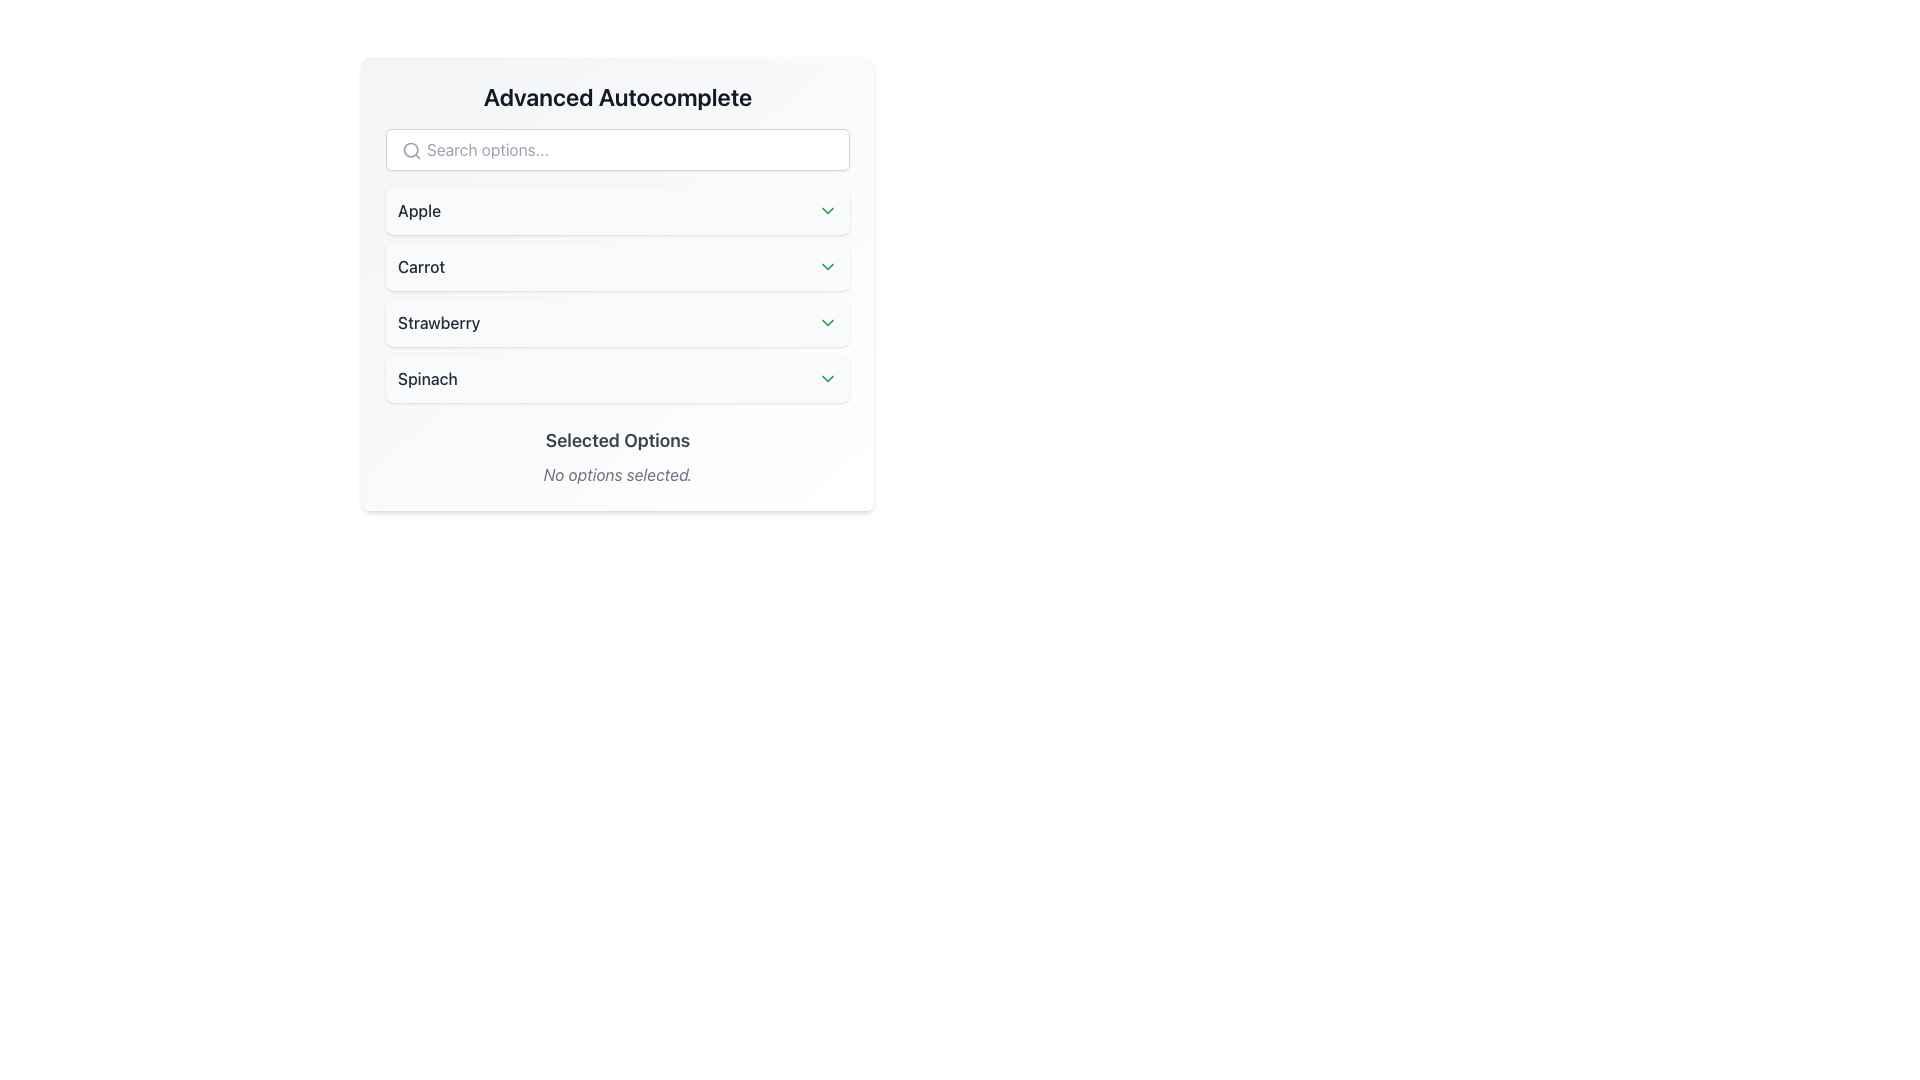  Describe the element at coordinates (617, 378) in the screenshot. I see `the Interactive List Item labeled 'Spinach'` at that location.